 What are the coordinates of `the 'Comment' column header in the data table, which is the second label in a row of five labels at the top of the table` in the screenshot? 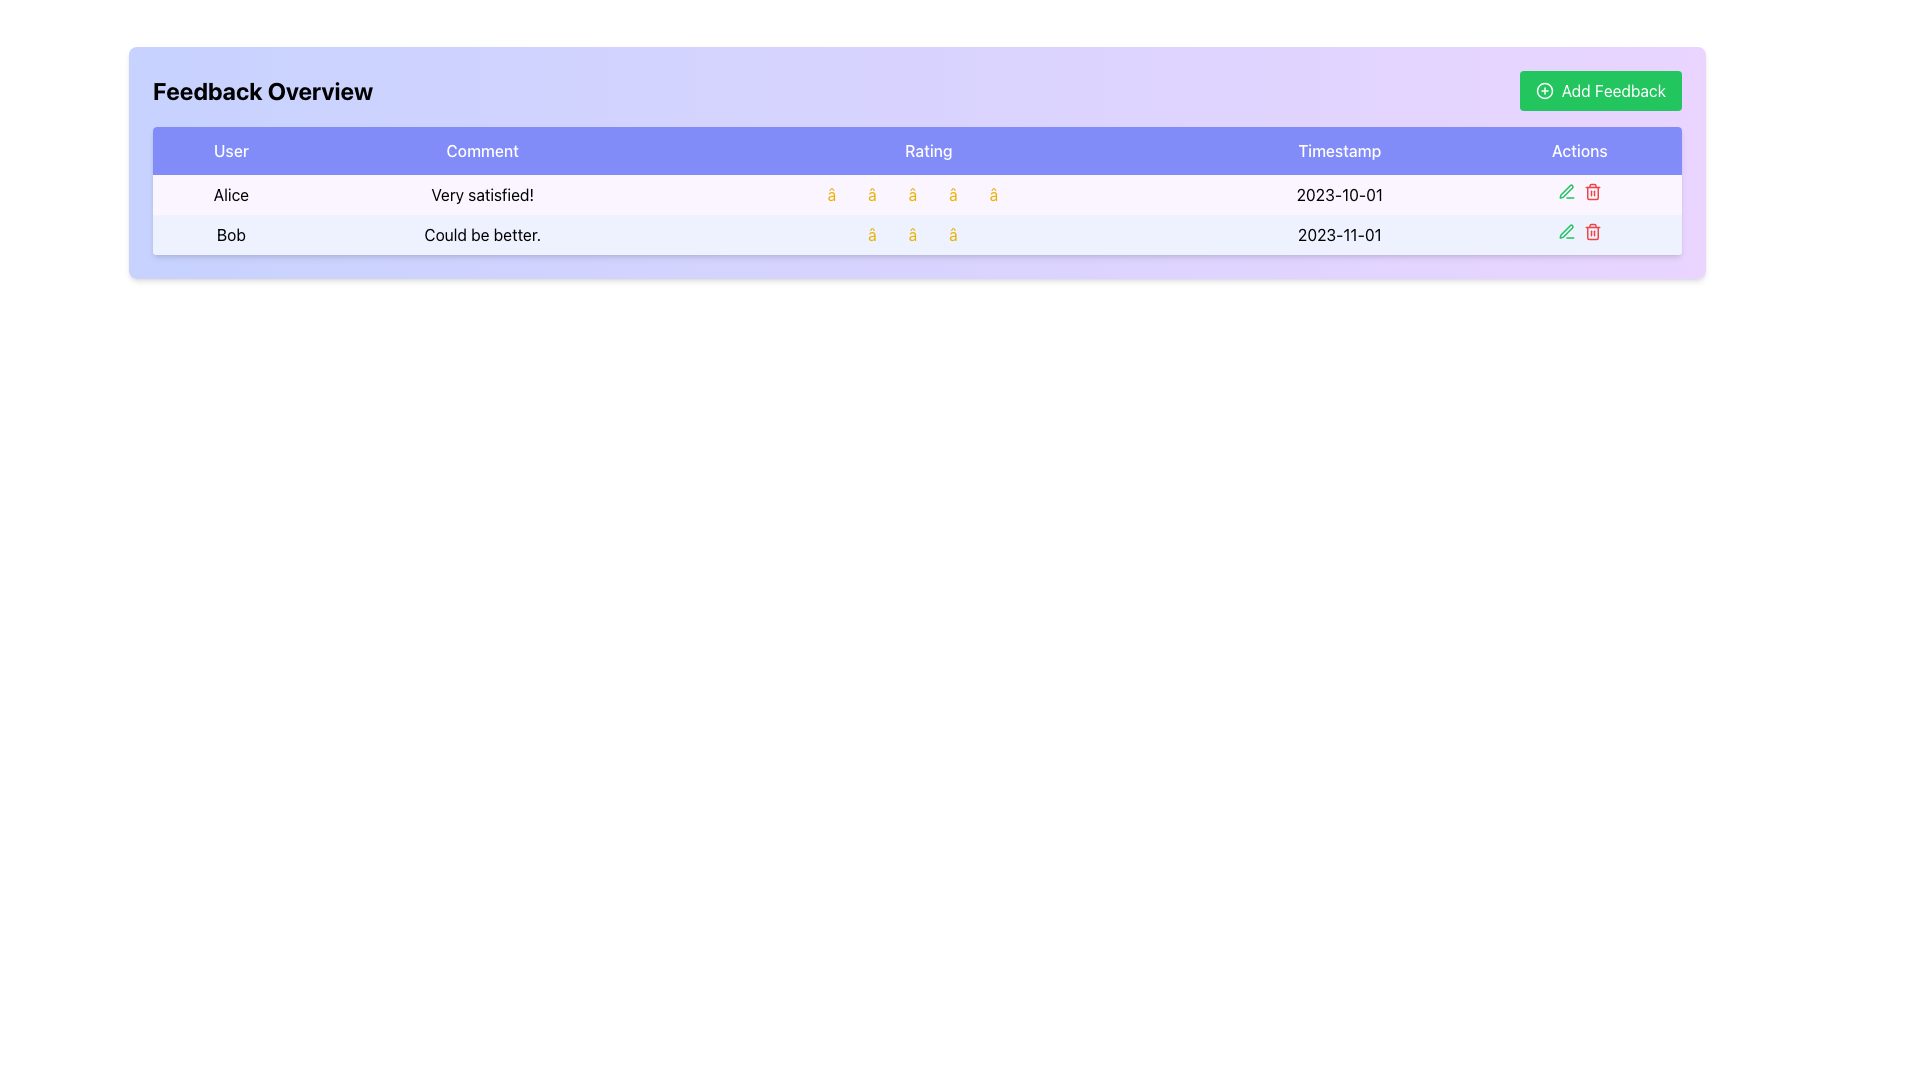 It's located at (482, 149).